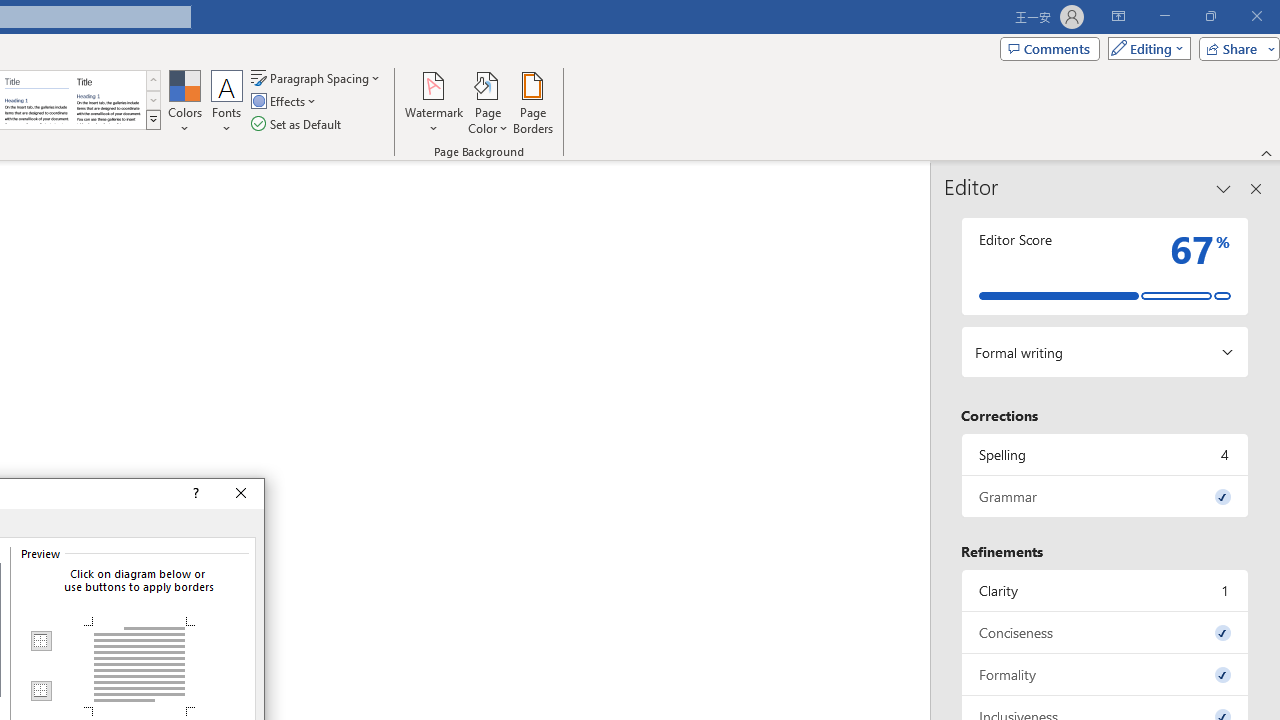 The image size is (1280, 720). What do you see at coordinates (1104, 674) in the screenshot?
I see `'Formality, 0 issues. Press space or enter to review items.'` at bounding box center [1104, 674].